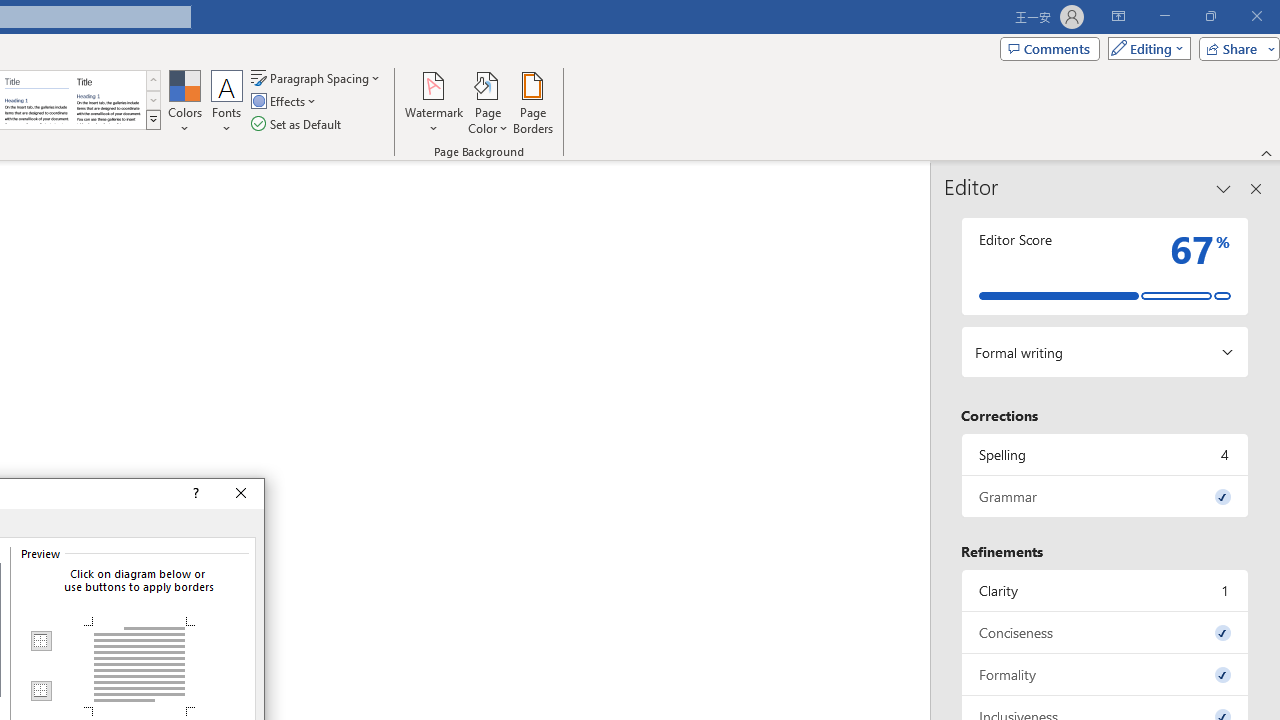 The image size is (1280, 720). What do you see at coordinates (1104, 674) in the screenshot?
I see `'Formality, 0 issues. Press space or enter to review items.'` at bounding box center [1104, 674].